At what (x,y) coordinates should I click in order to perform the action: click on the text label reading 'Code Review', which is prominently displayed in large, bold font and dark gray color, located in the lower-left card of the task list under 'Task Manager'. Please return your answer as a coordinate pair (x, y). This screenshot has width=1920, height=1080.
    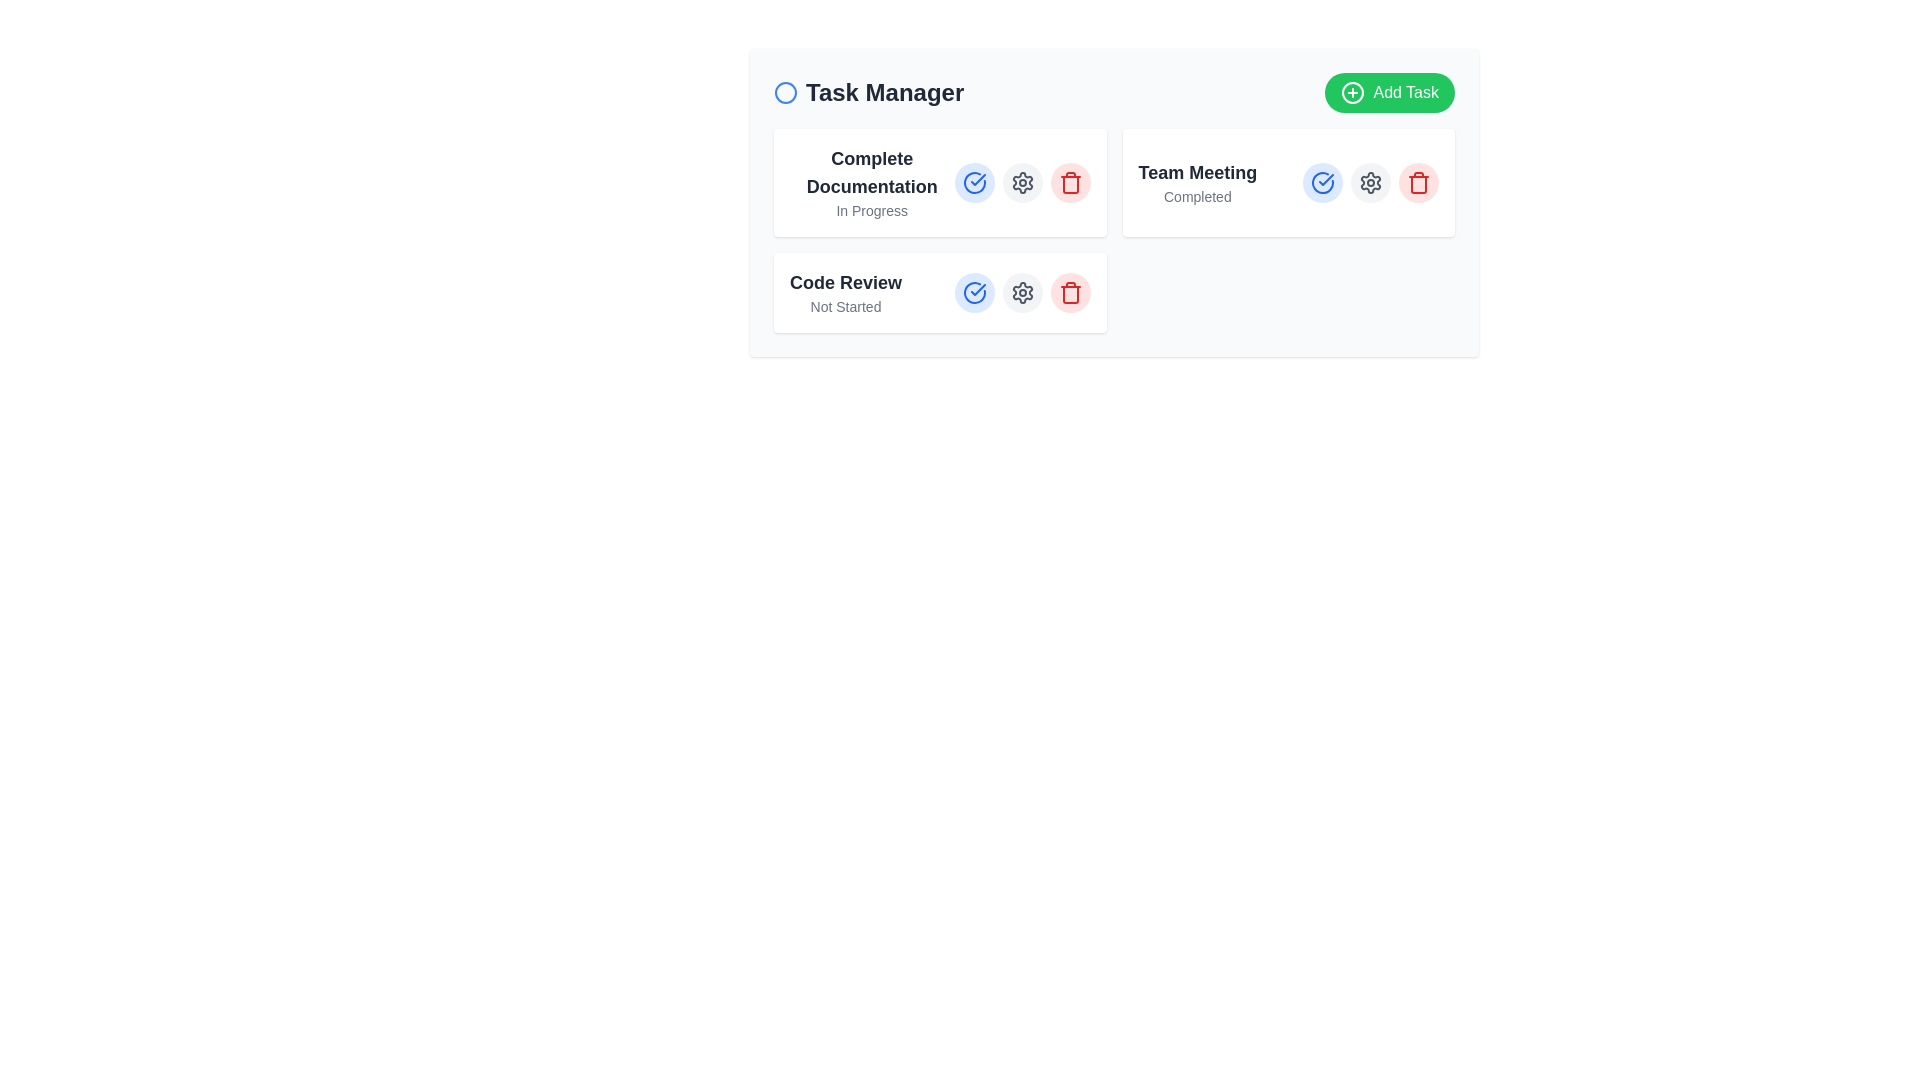
    Looking at the image, I should click on (845, 282).